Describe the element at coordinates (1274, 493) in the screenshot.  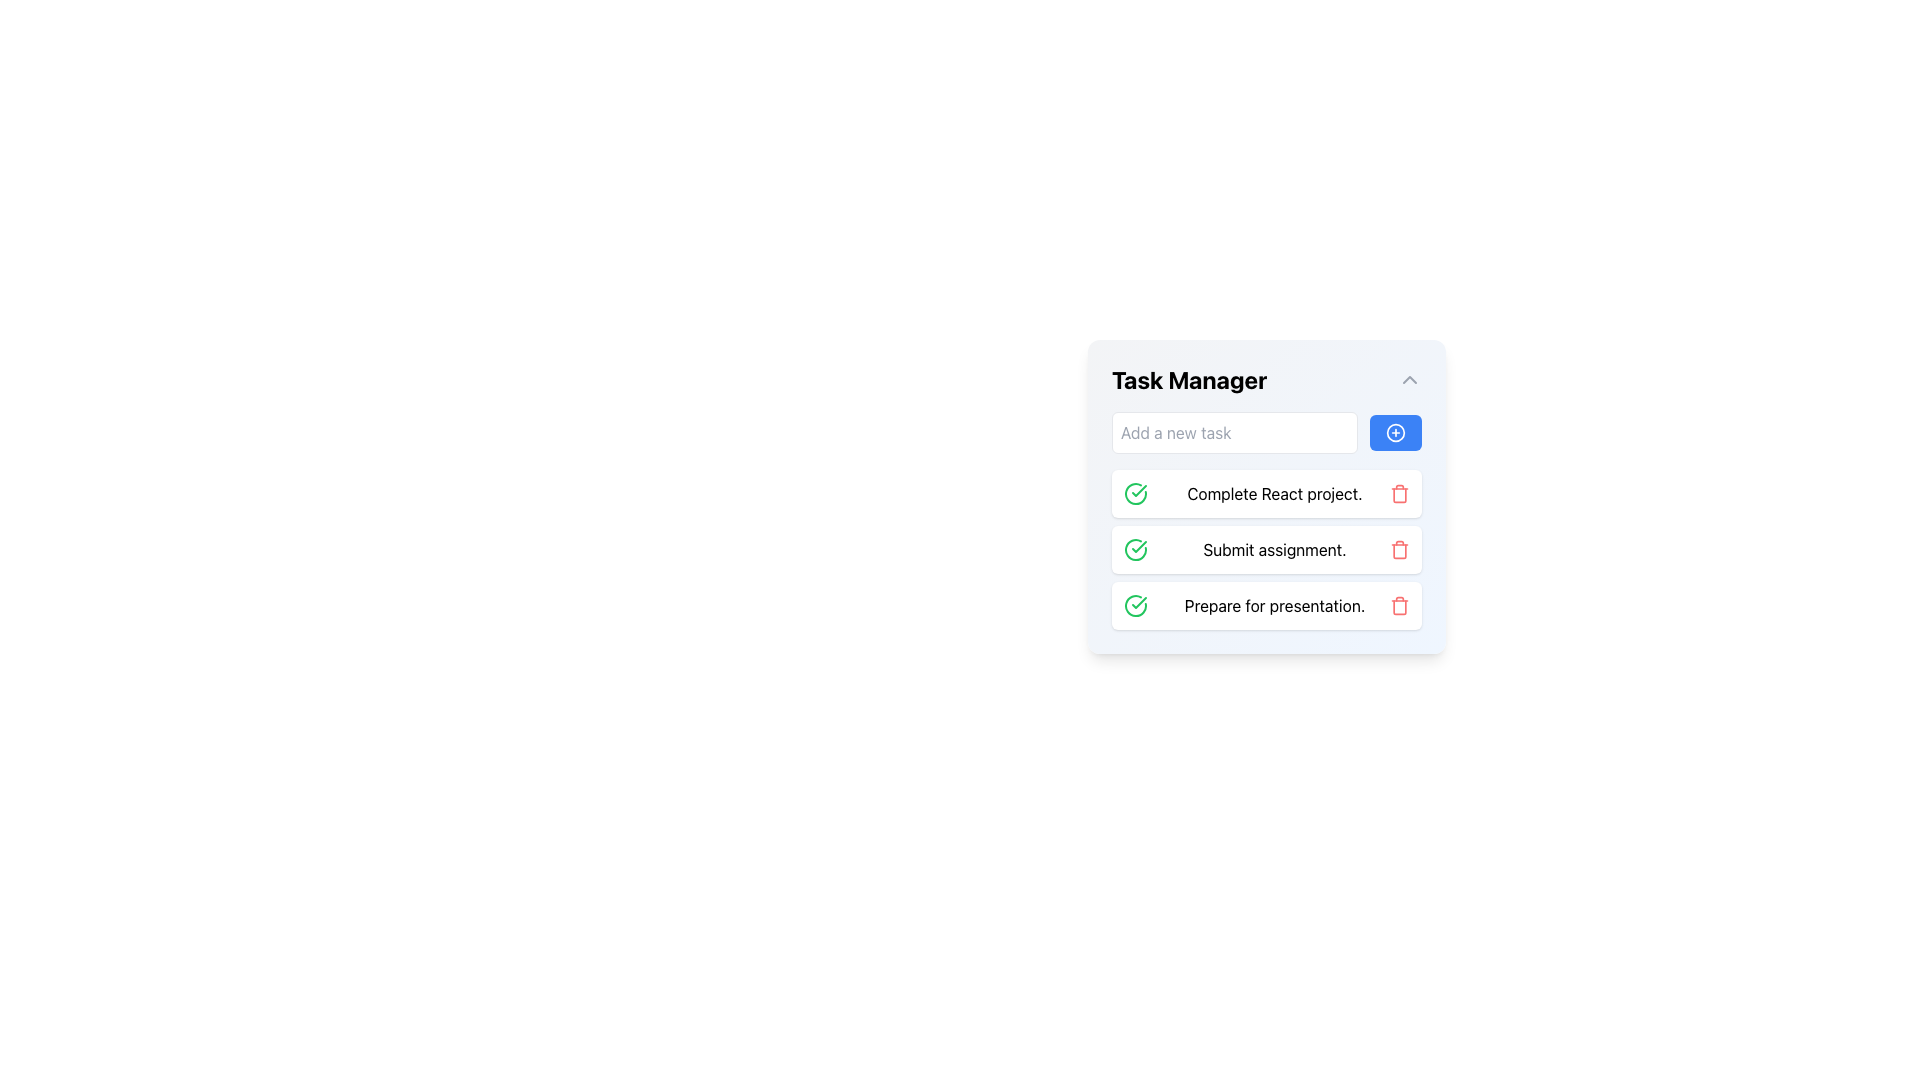
I see `text content of the first text label displaying 'Complete React project.' in the Task Manager layout` at that location.